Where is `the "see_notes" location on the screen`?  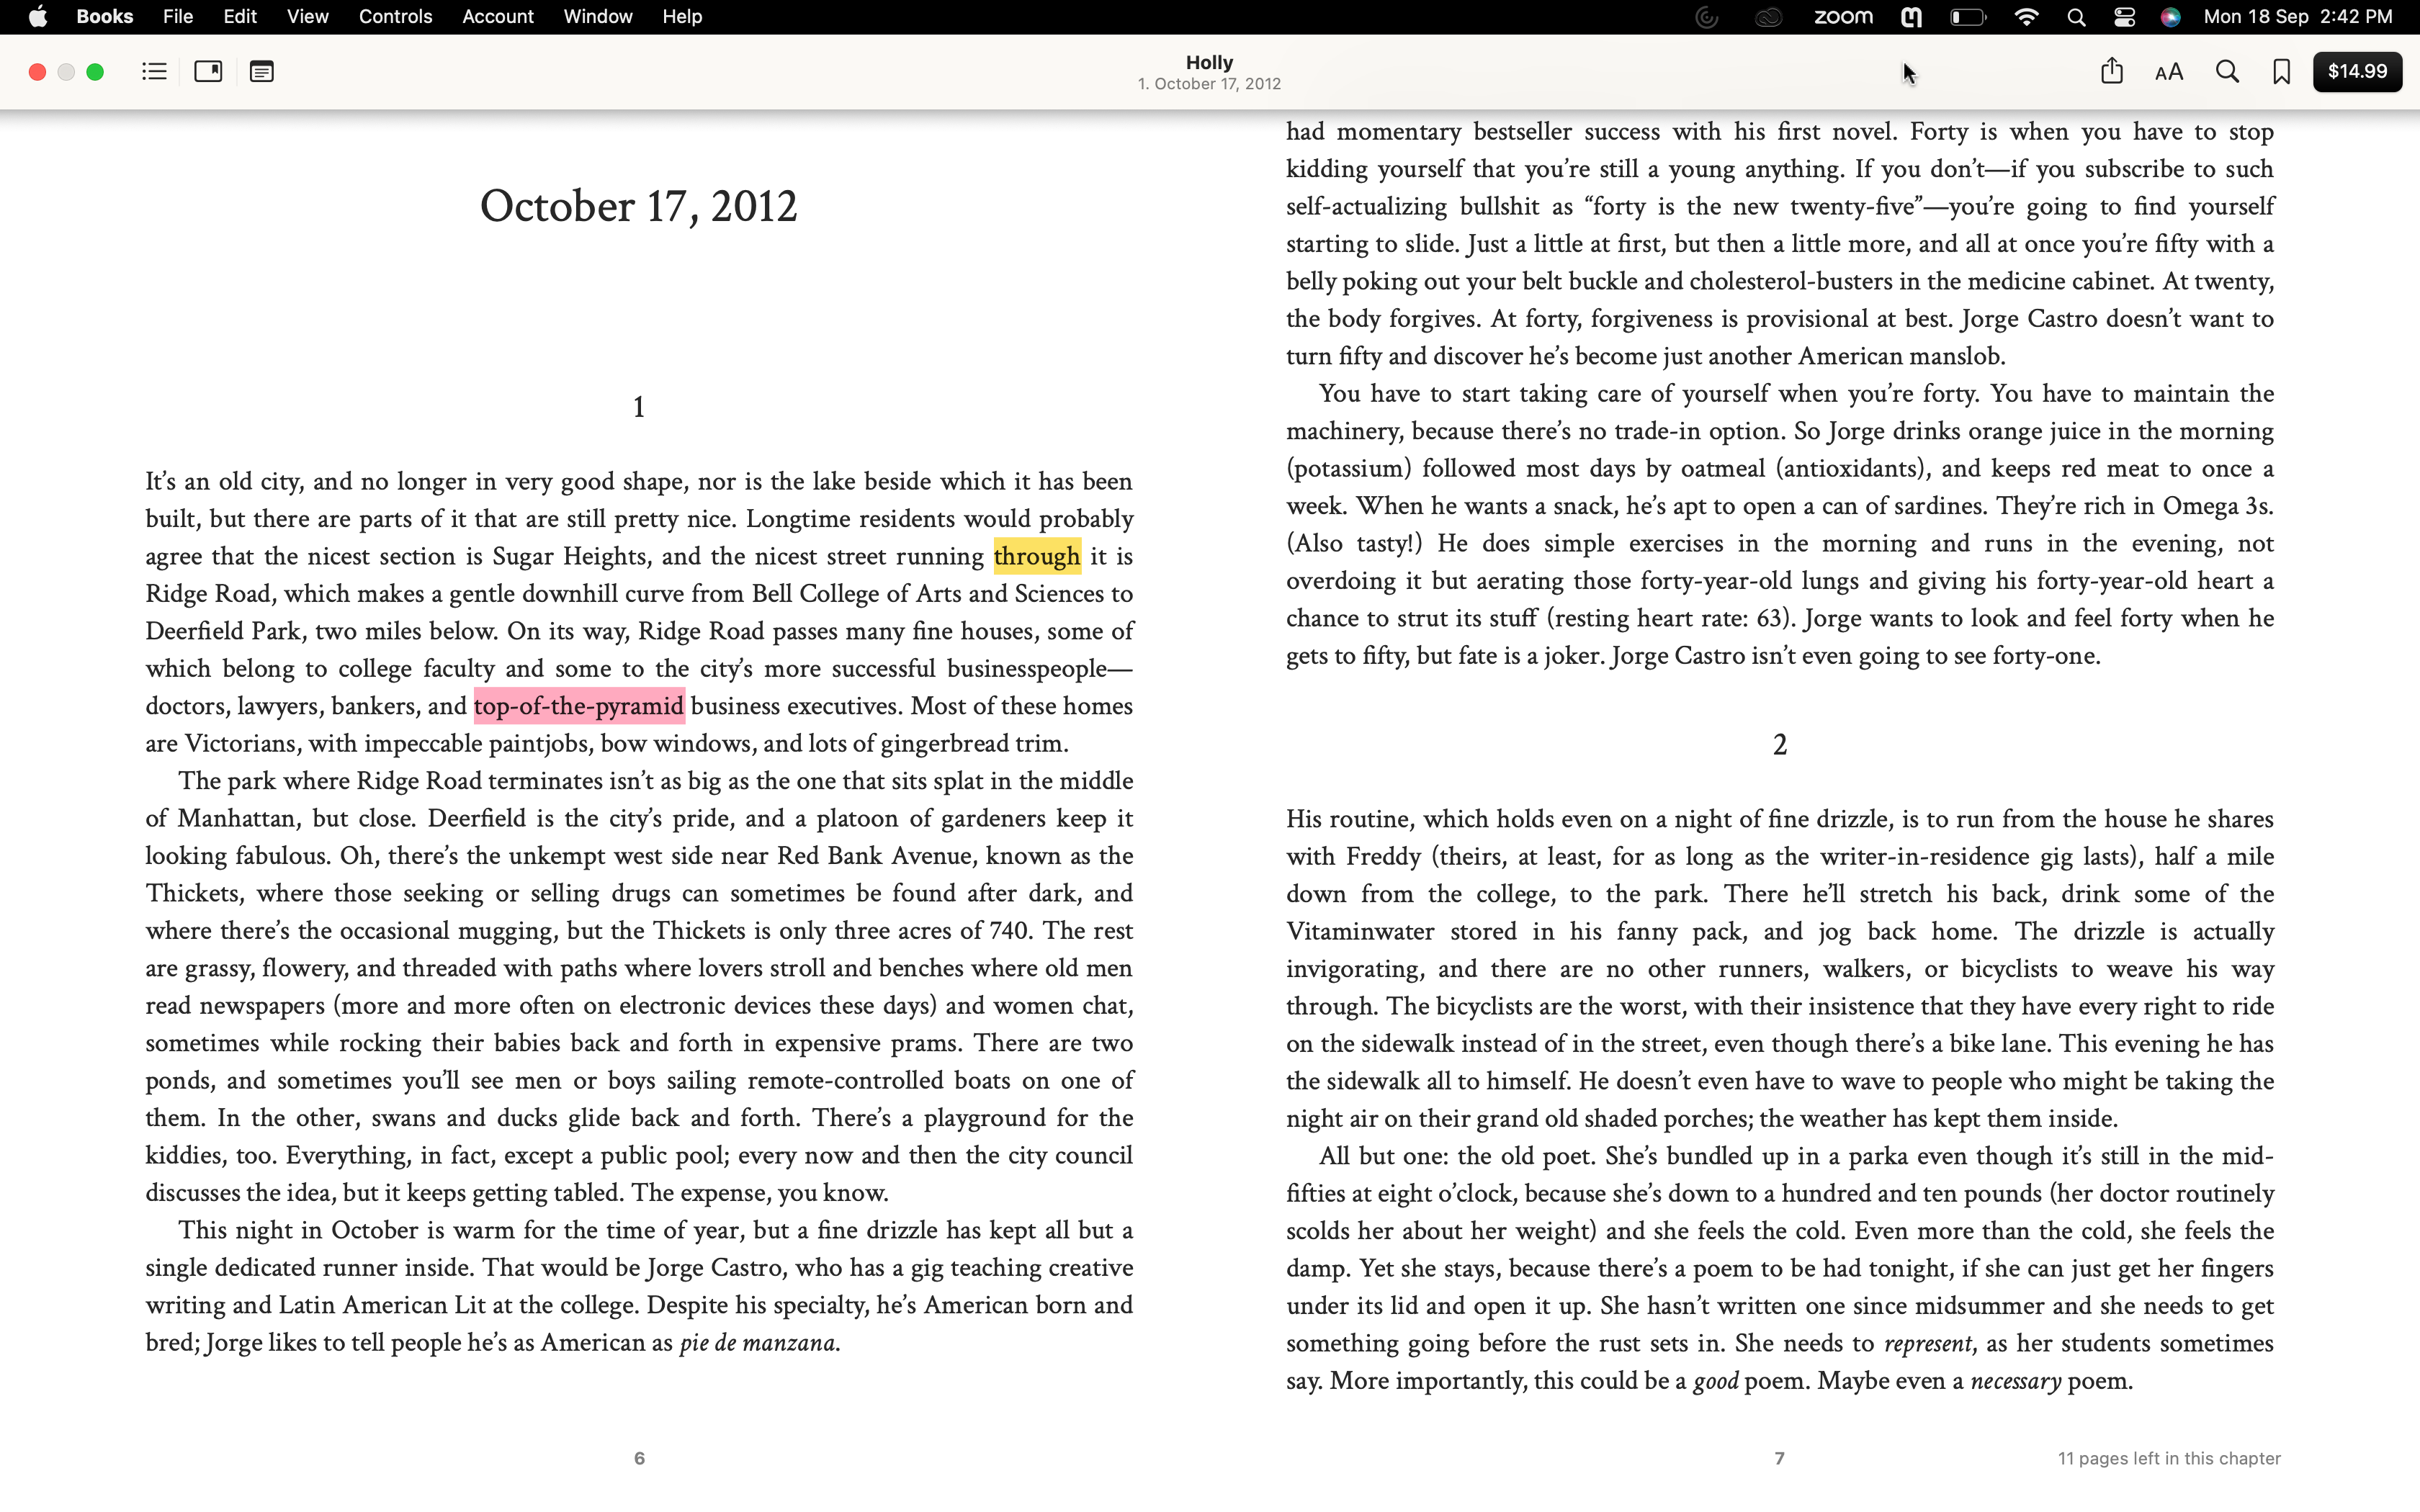
the "see_notes" location on the screen is located at coordinates (890560, 149688).